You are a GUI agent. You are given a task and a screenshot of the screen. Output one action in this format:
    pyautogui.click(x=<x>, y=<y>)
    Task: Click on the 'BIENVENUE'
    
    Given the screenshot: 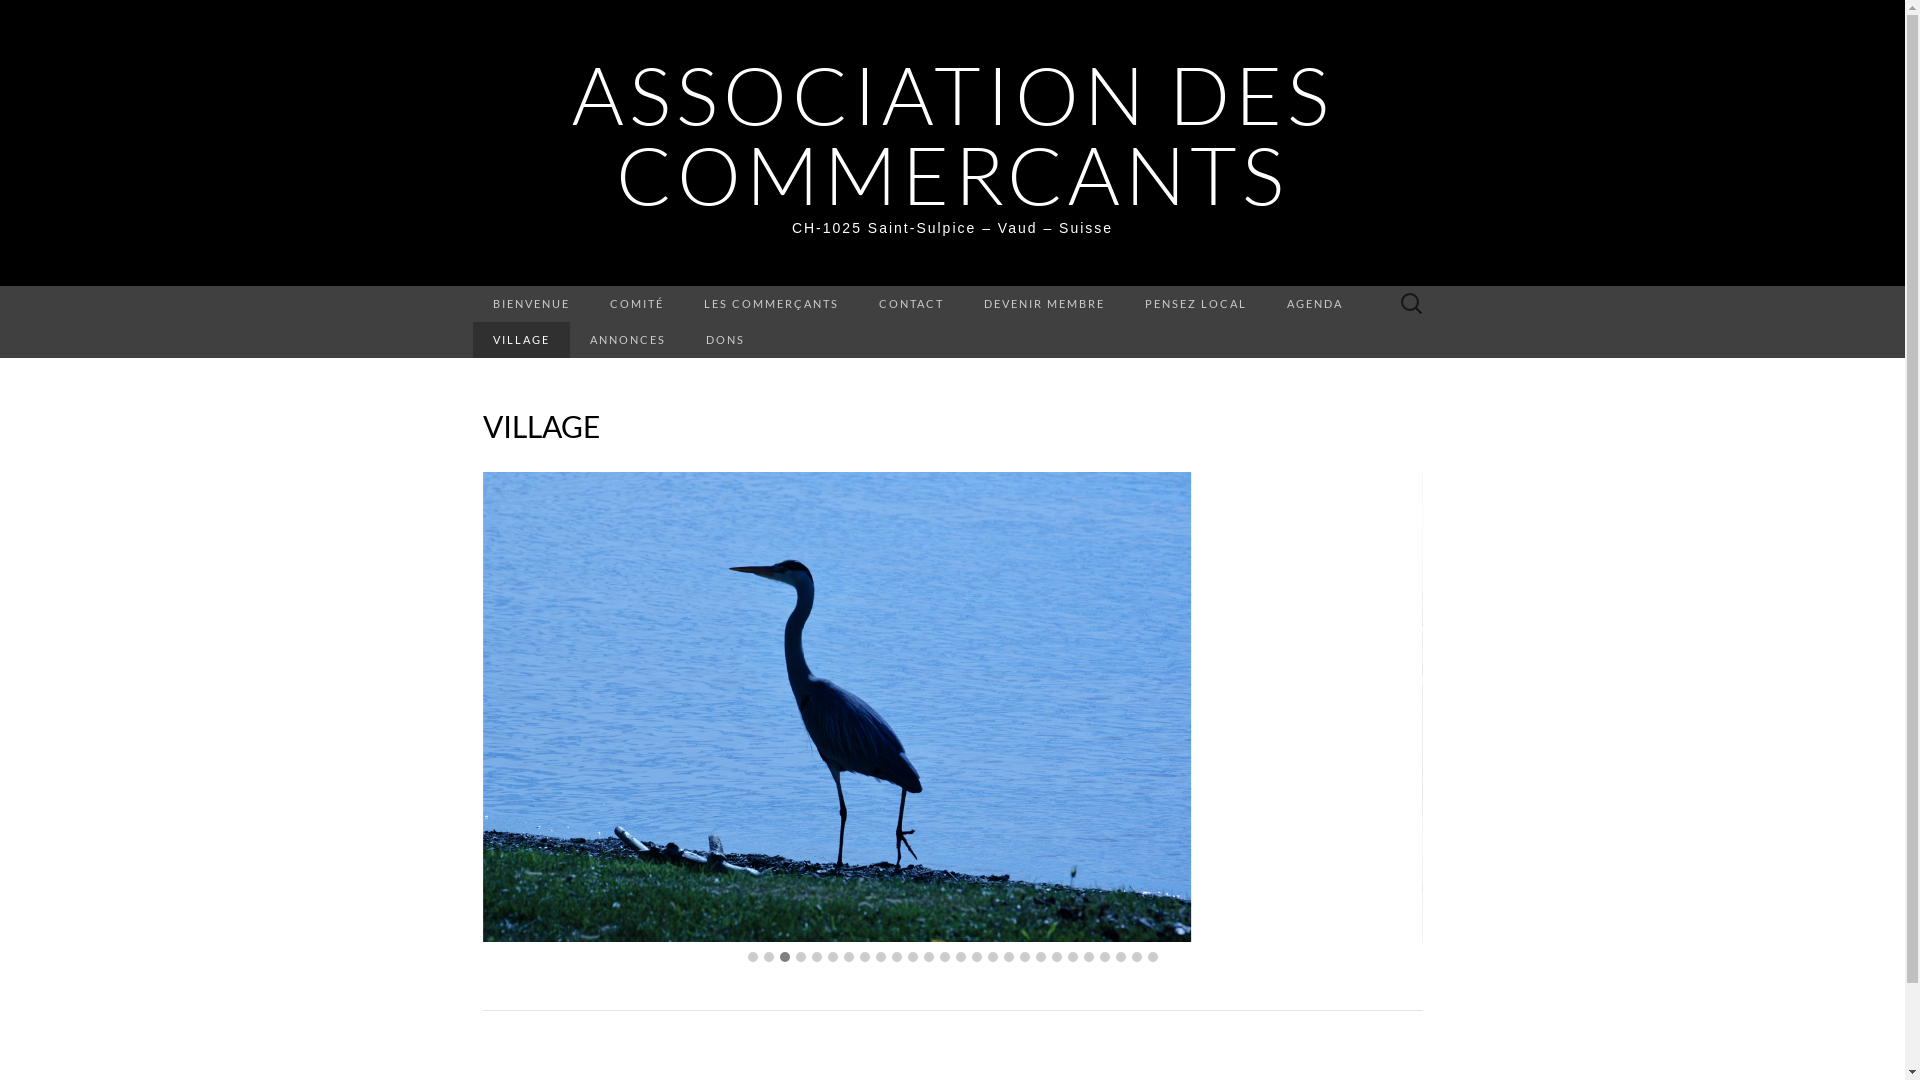 What is the action you would take?
    pyautogui.click(x=470, y=304)
    